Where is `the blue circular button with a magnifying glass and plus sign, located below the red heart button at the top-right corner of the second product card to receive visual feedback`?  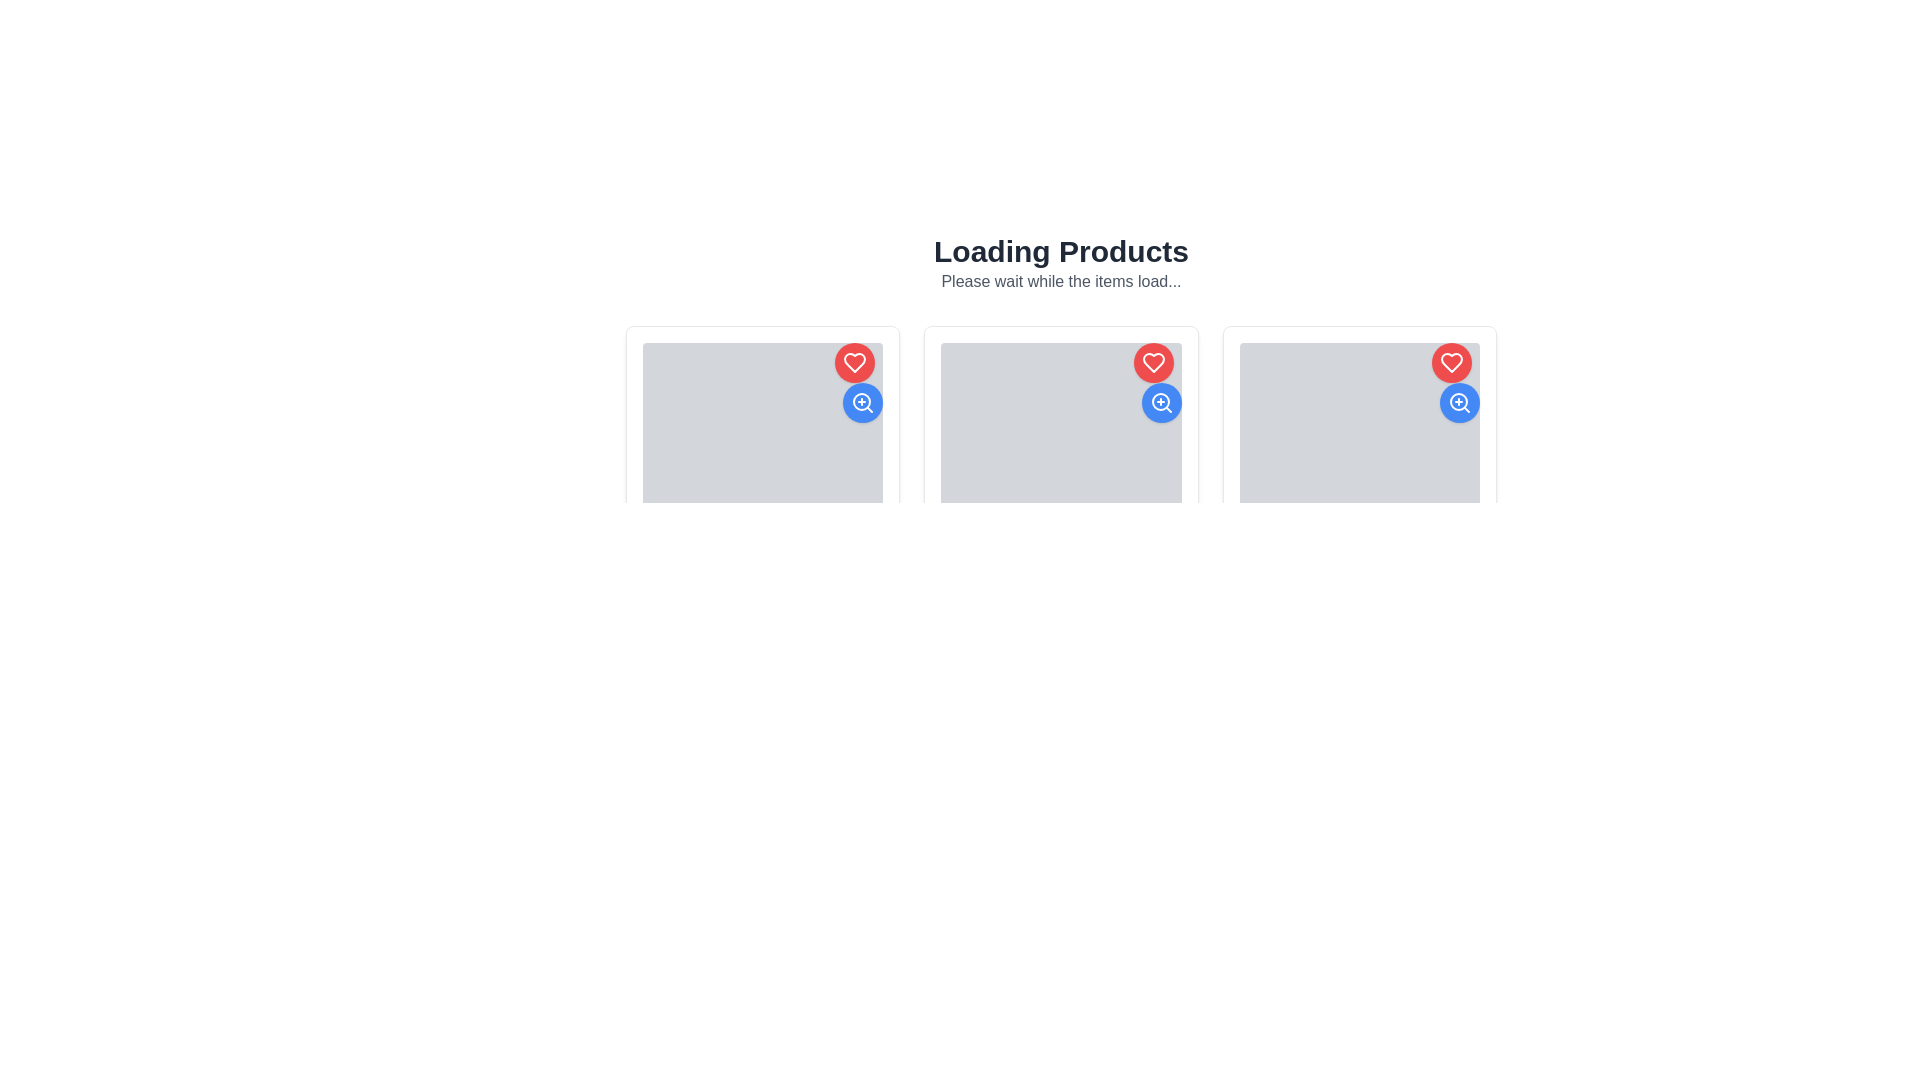 the blue circular button with a magnifying glass and plus sign, located below the red heart button at the top-right corner of the second product card to receive visual feedback is located at coordinates (1157, 382).